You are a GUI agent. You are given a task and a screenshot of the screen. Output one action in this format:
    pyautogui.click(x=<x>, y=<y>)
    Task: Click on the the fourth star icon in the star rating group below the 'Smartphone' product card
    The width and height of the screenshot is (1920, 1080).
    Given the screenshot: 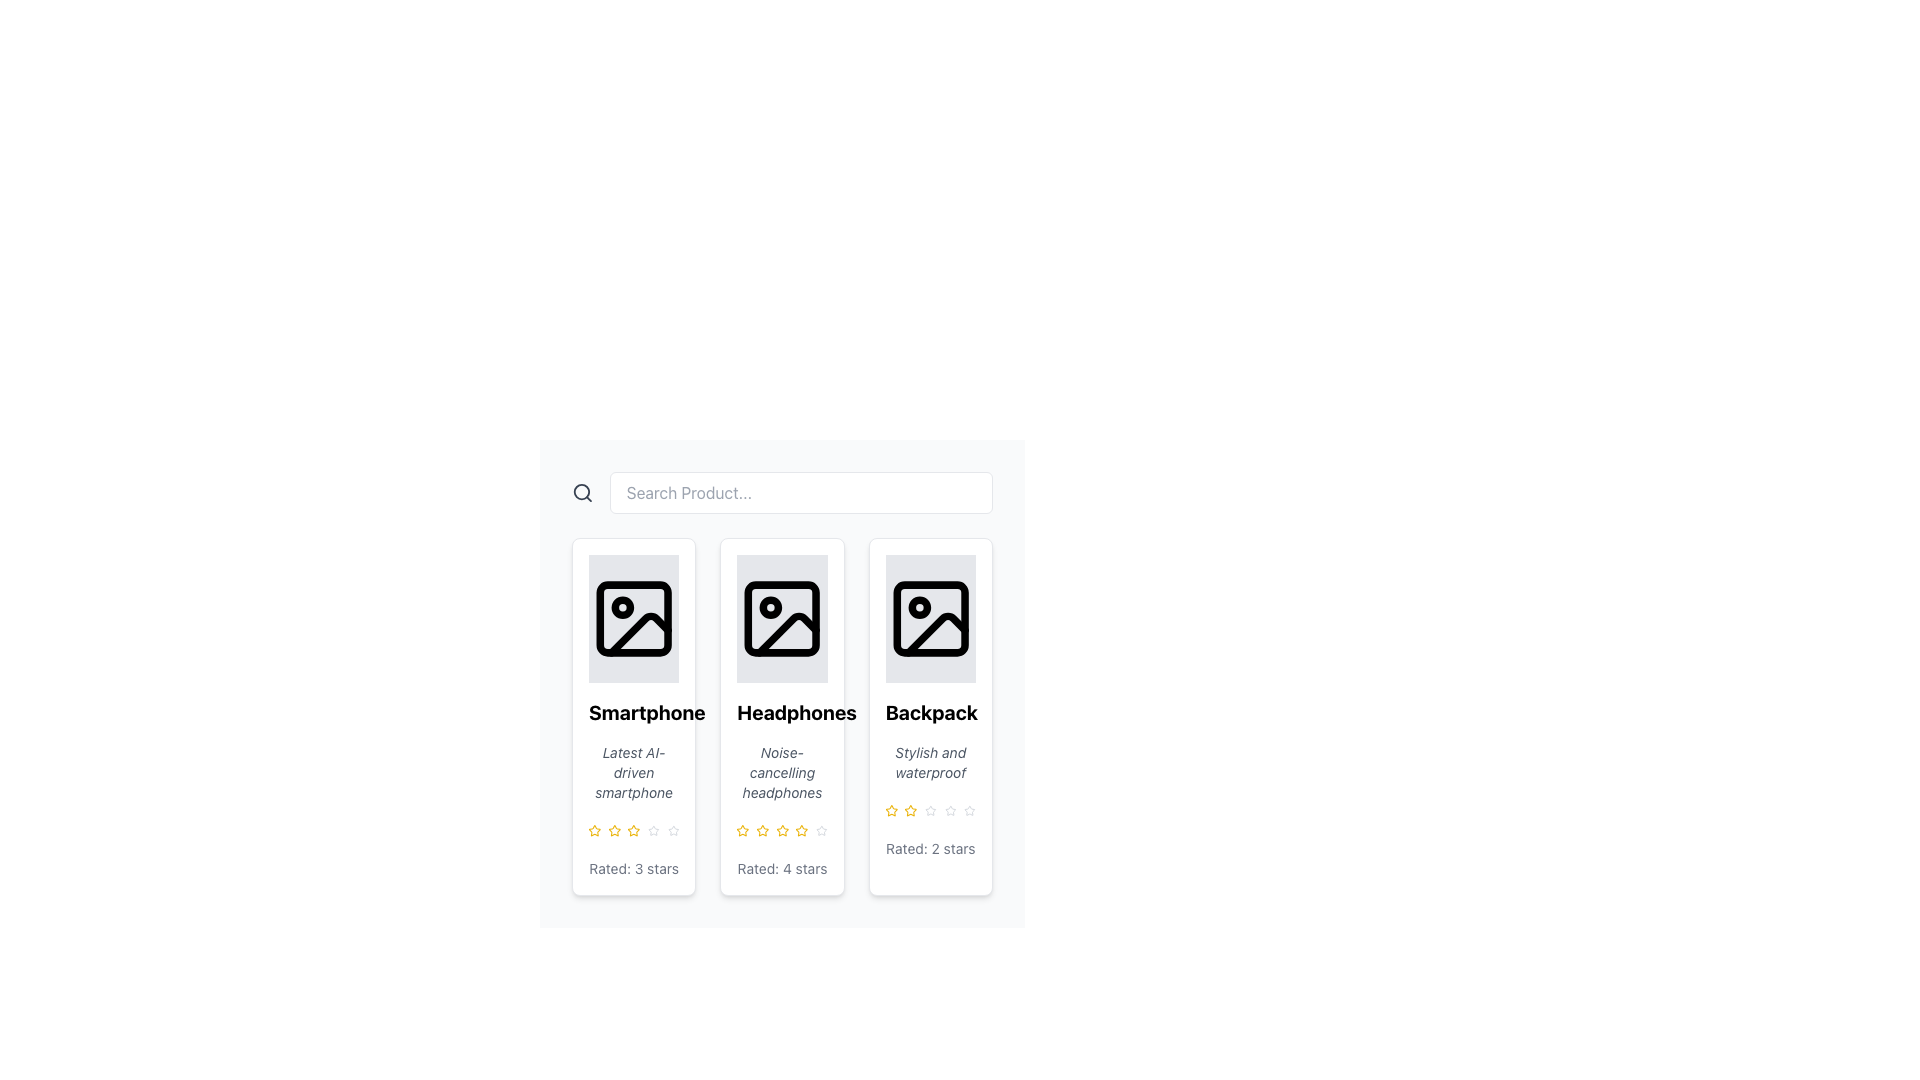 What is the action you would take?
    pyautogui.click(x=633, y=830)
    